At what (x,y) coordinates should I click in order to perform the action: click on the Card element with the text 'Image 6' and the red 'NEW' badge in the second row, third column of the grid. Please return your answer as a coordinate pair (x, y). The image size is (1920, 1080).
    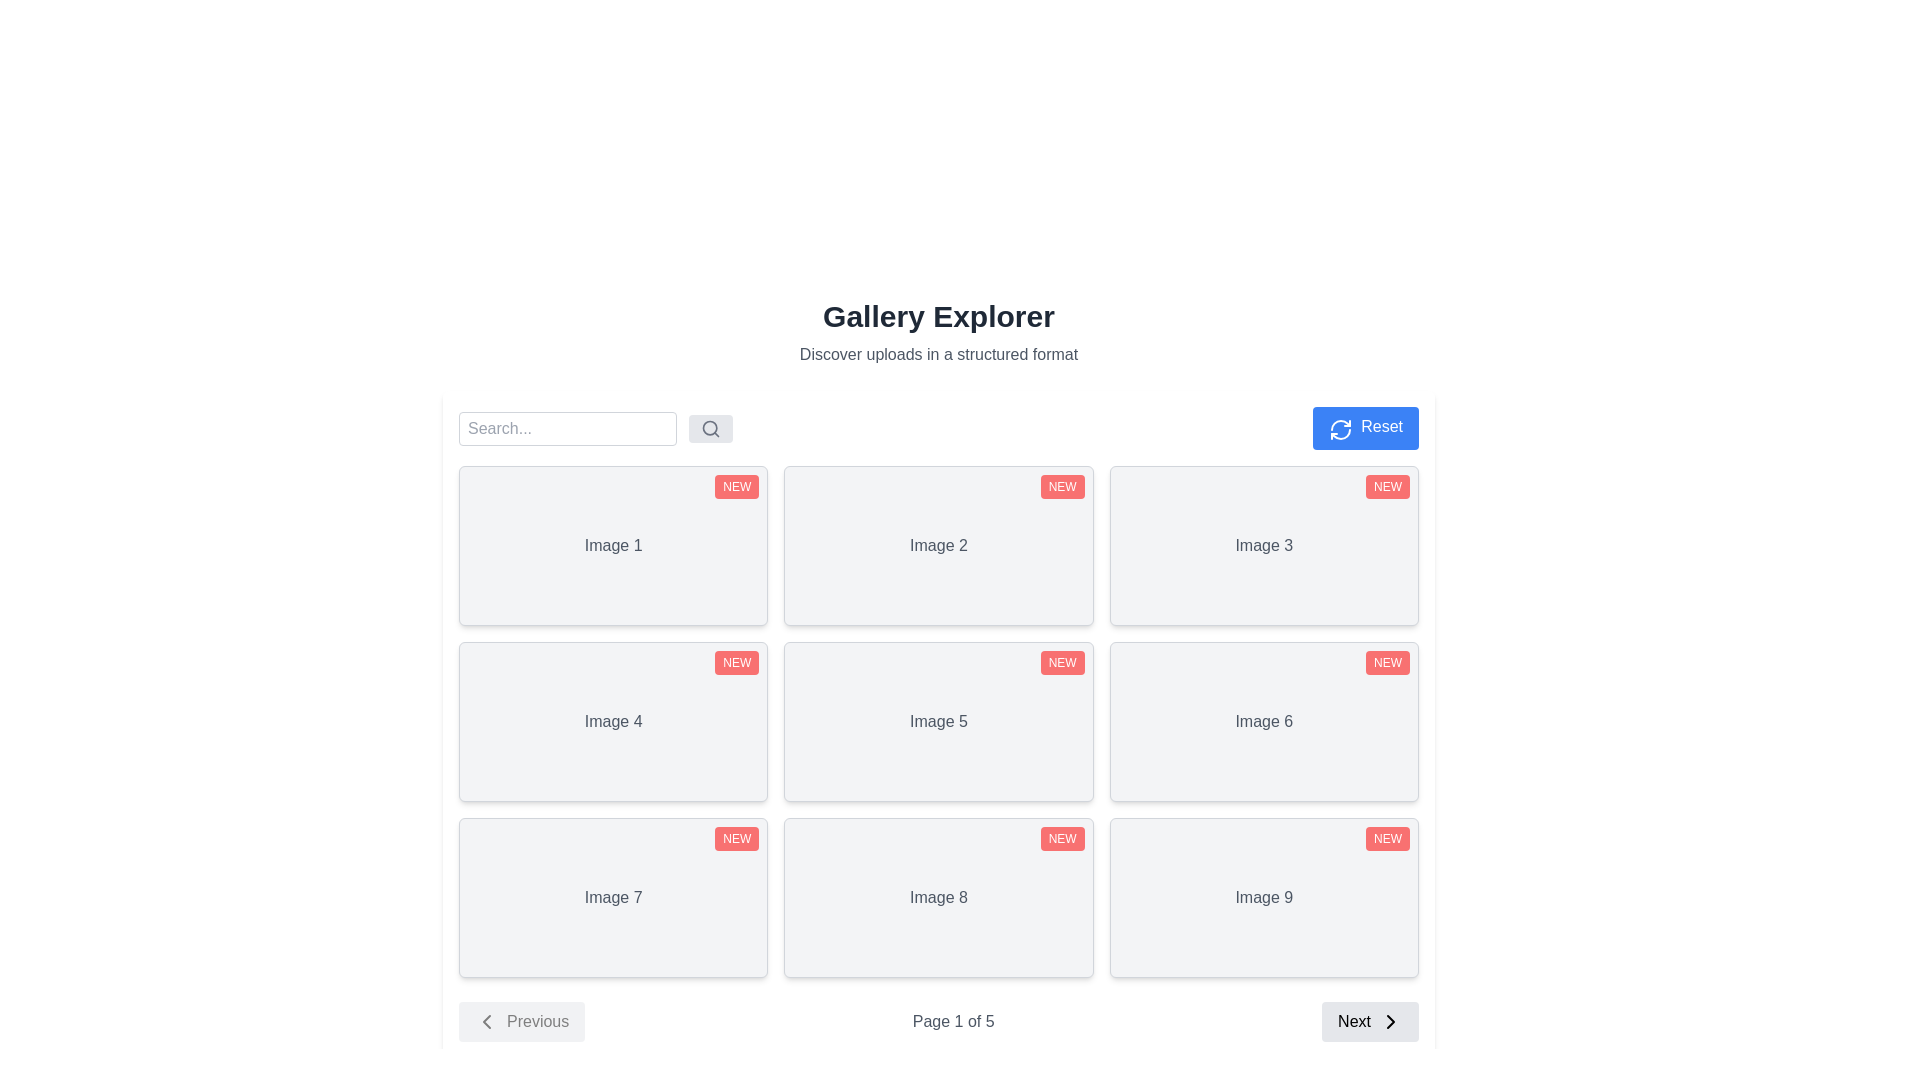
    Looking at the image, I should click on (1263, 721).